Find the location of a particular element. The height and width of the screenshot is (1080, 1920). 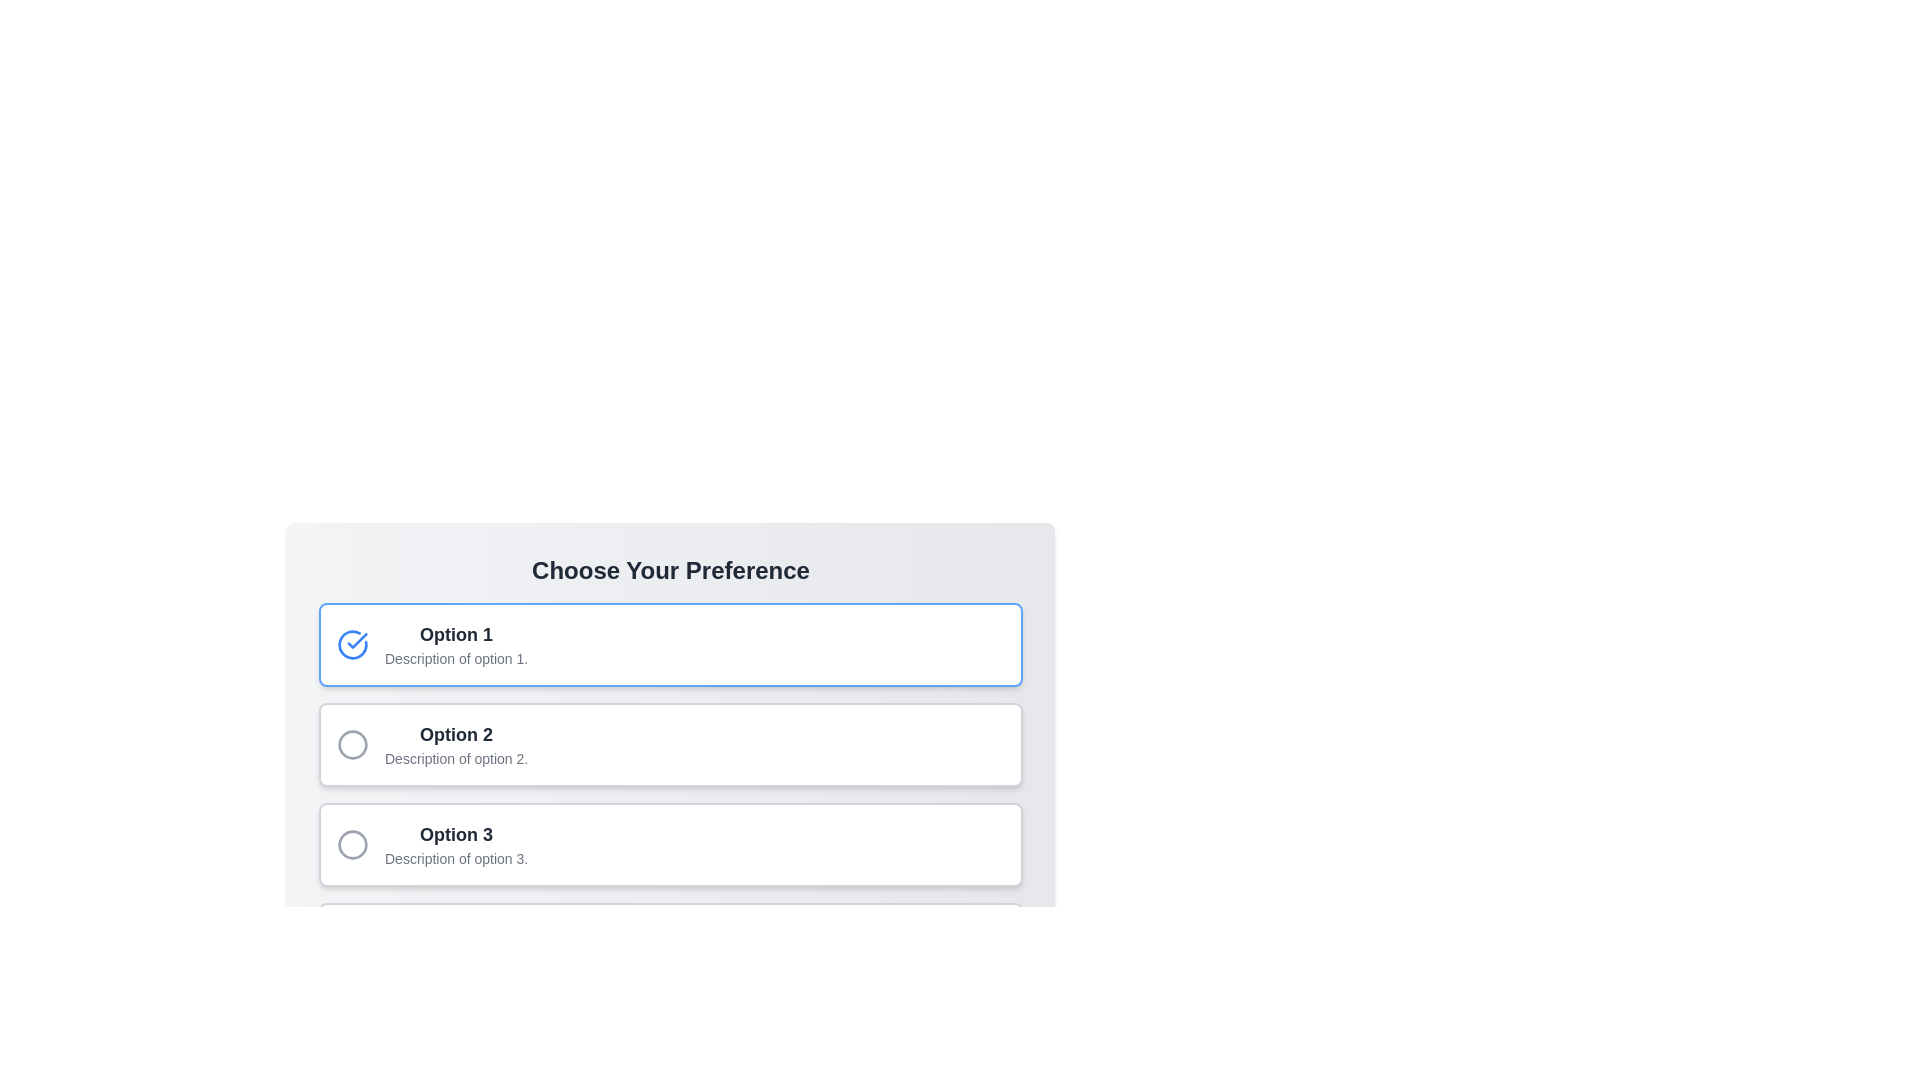

the text label that identifies the second selectable option, located beneath the heading 'Choose Your Preference' and between 'Option 1' and 'Option 3' is located at coordinates (455, 735).